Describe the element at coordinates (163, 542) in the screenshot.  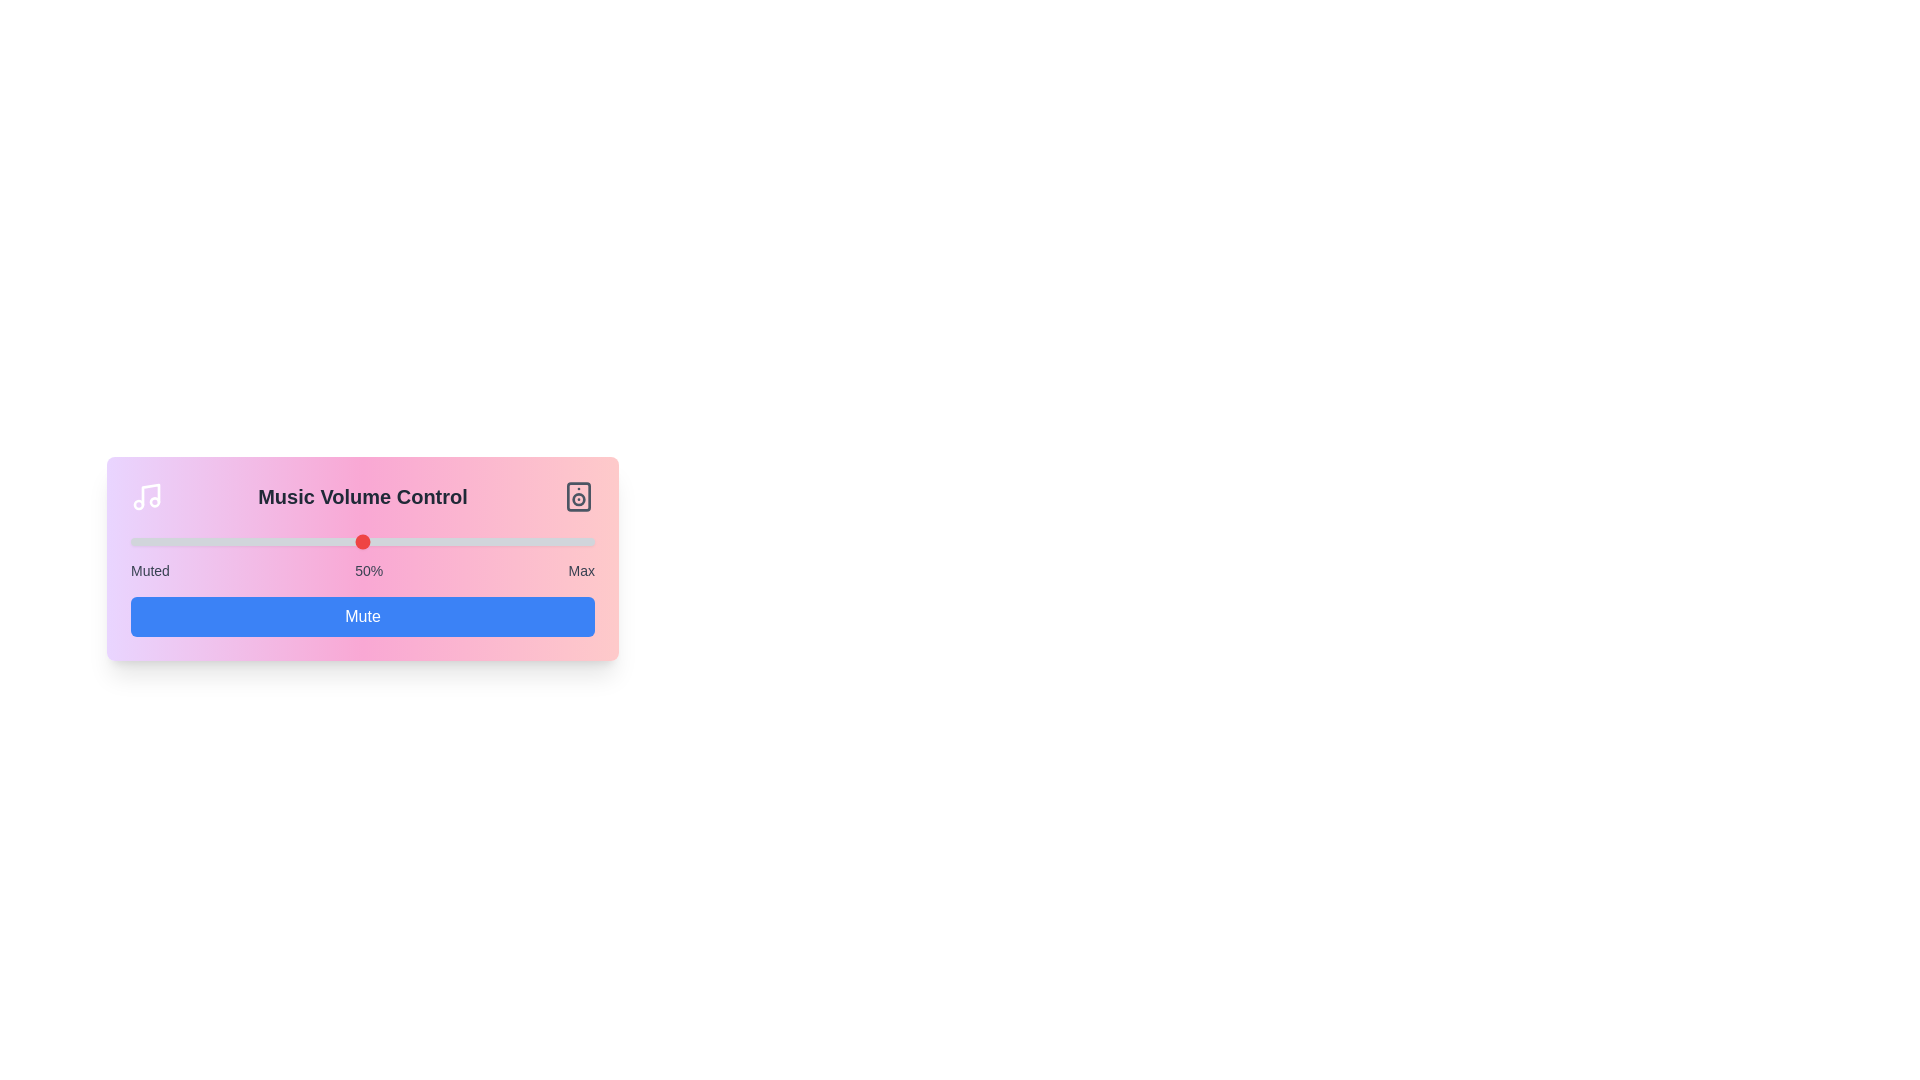
I see `the volume slider to 7%` at that location.